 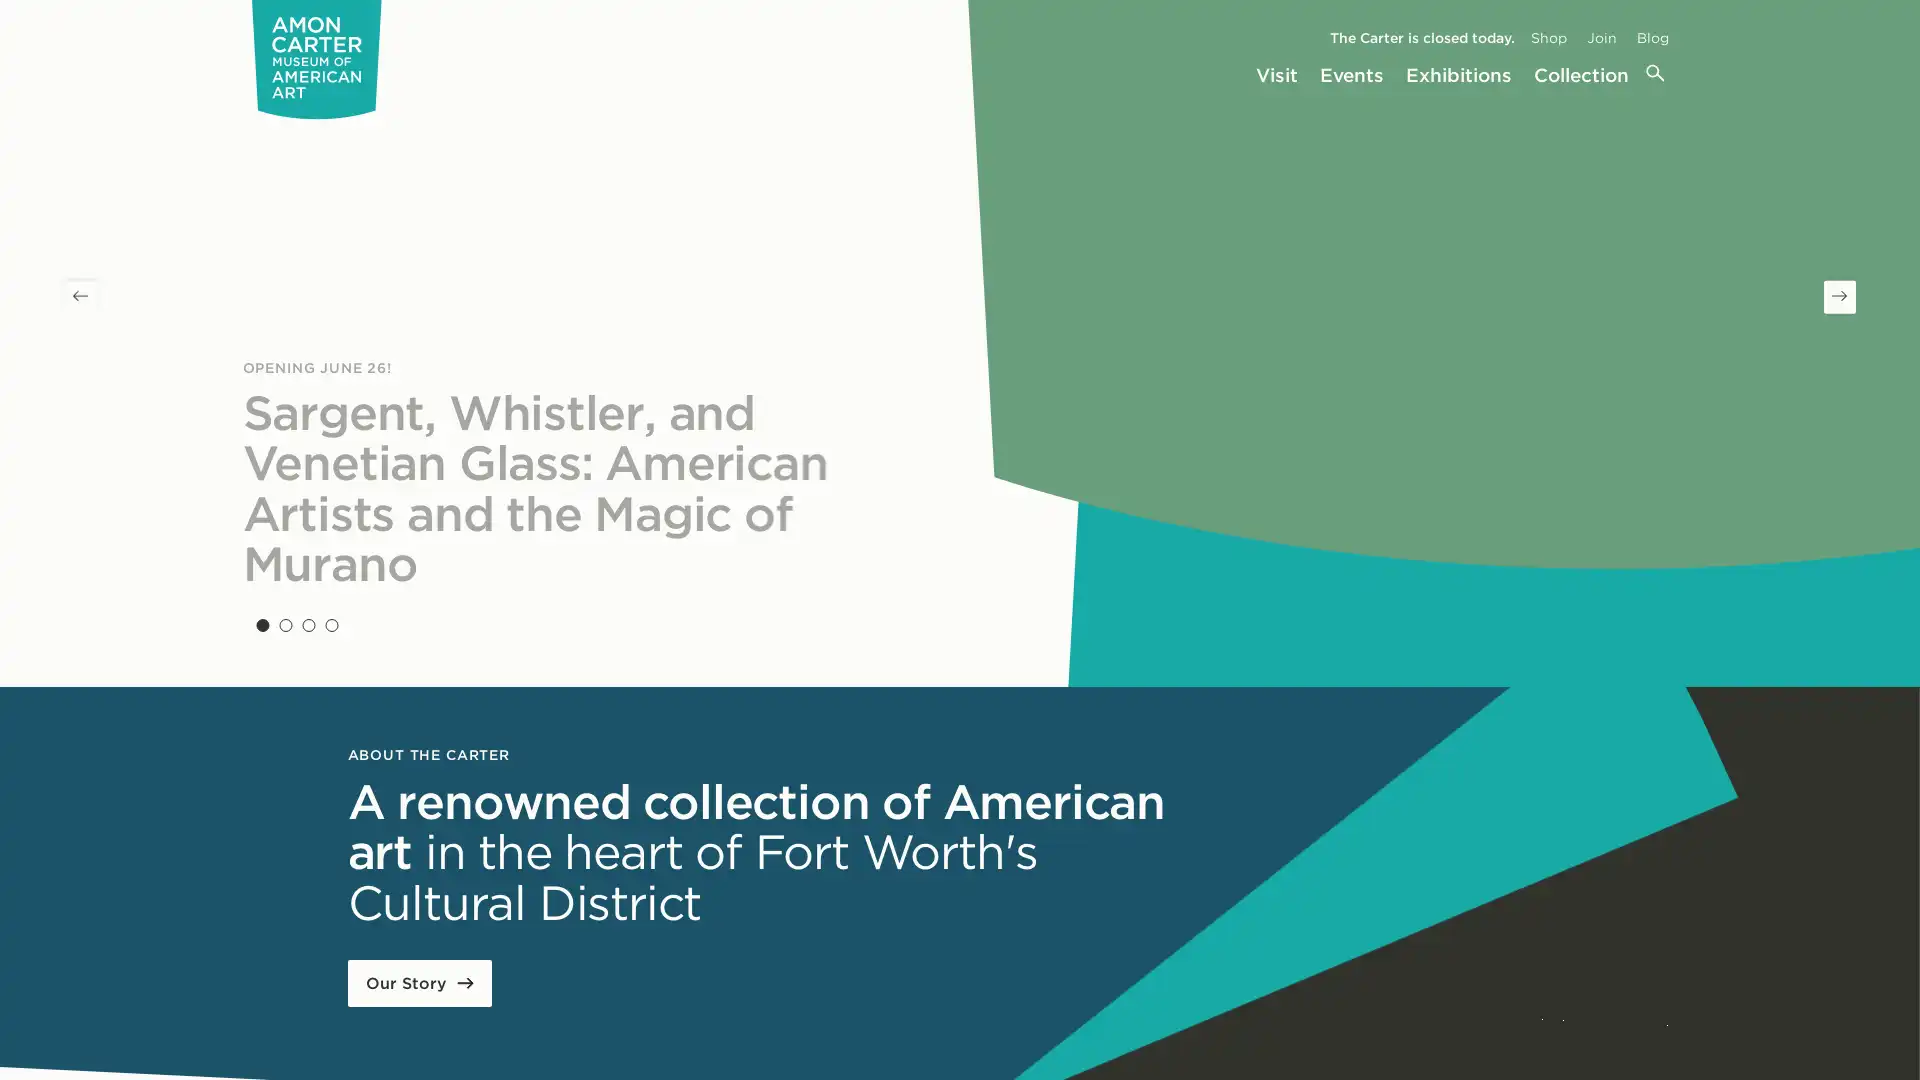 What do you see at coordinates (284, 624) in the screenshot?
I see `Slide 2` at bounding box center [284, 624].